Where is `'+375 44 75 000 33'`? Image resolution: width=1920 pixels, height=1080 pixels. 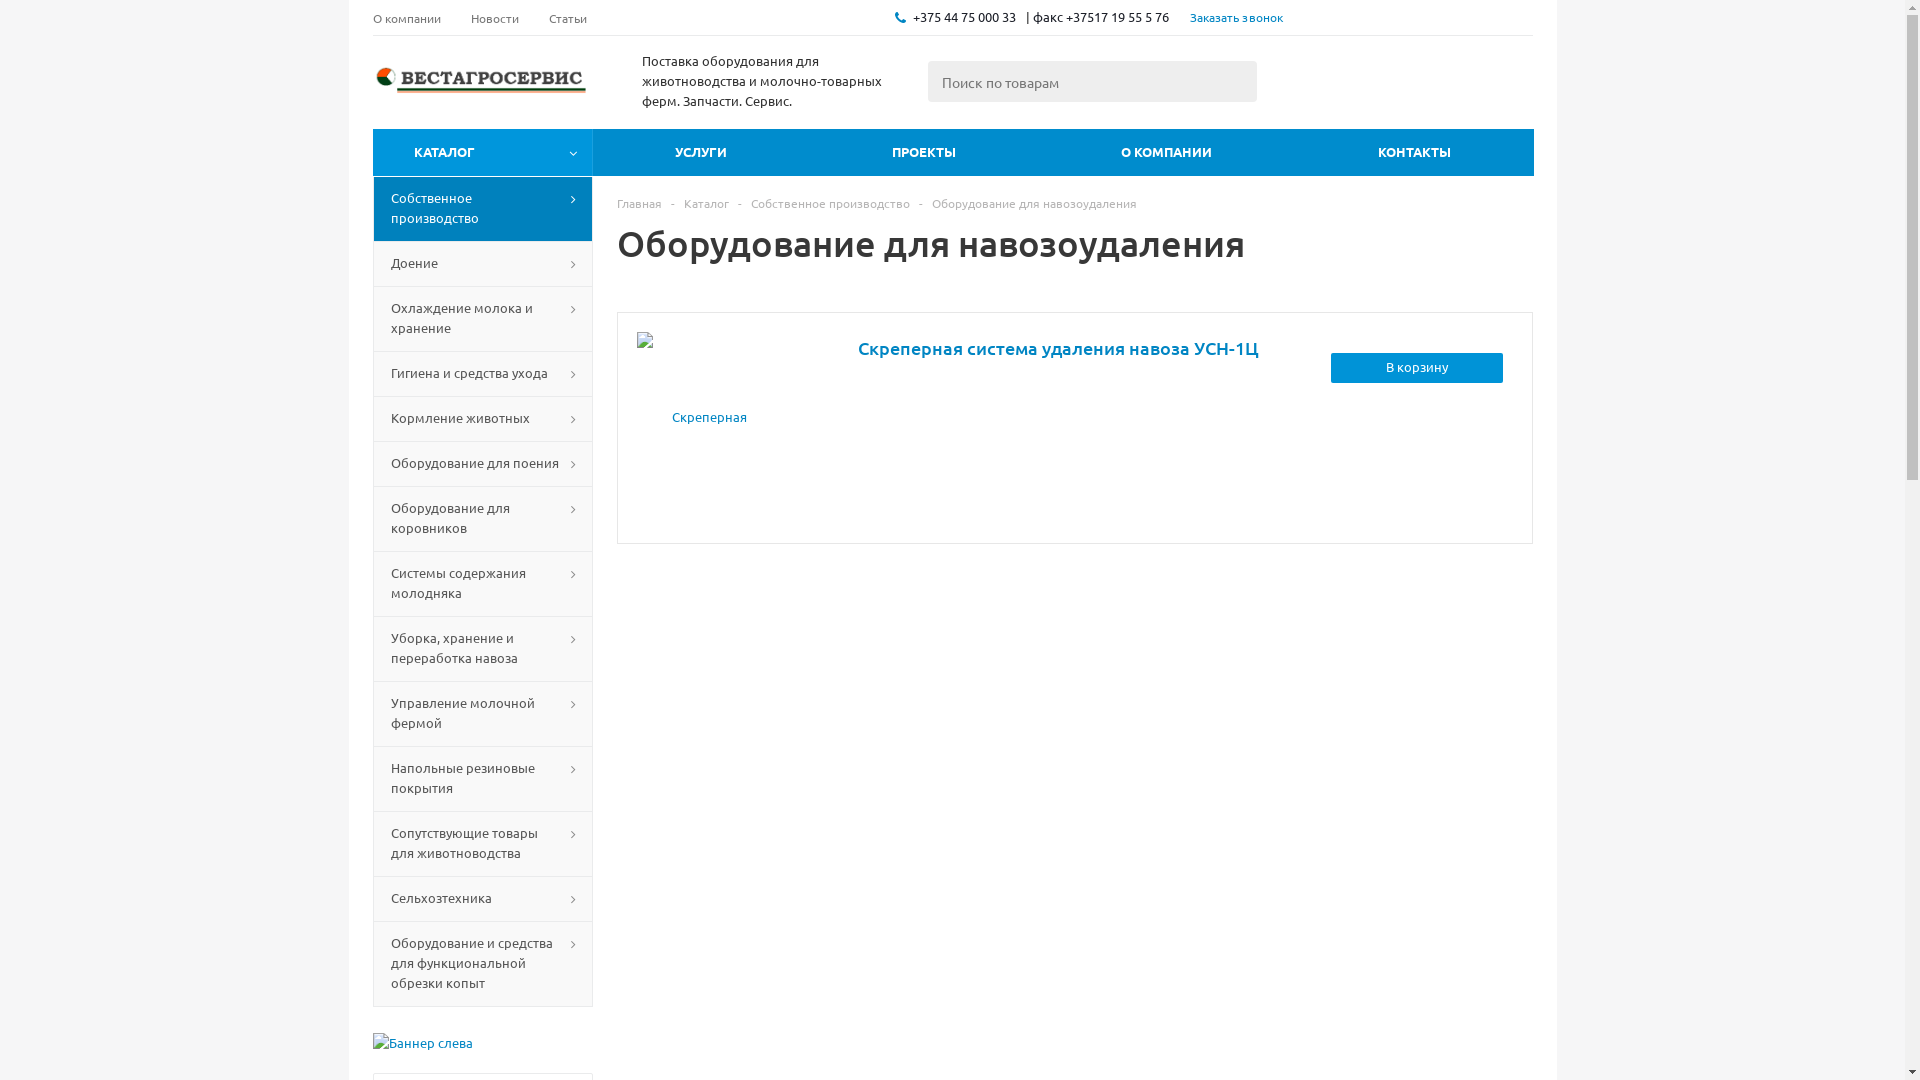
'+375 44 75 000 33' is located at coordinates (963, 16).